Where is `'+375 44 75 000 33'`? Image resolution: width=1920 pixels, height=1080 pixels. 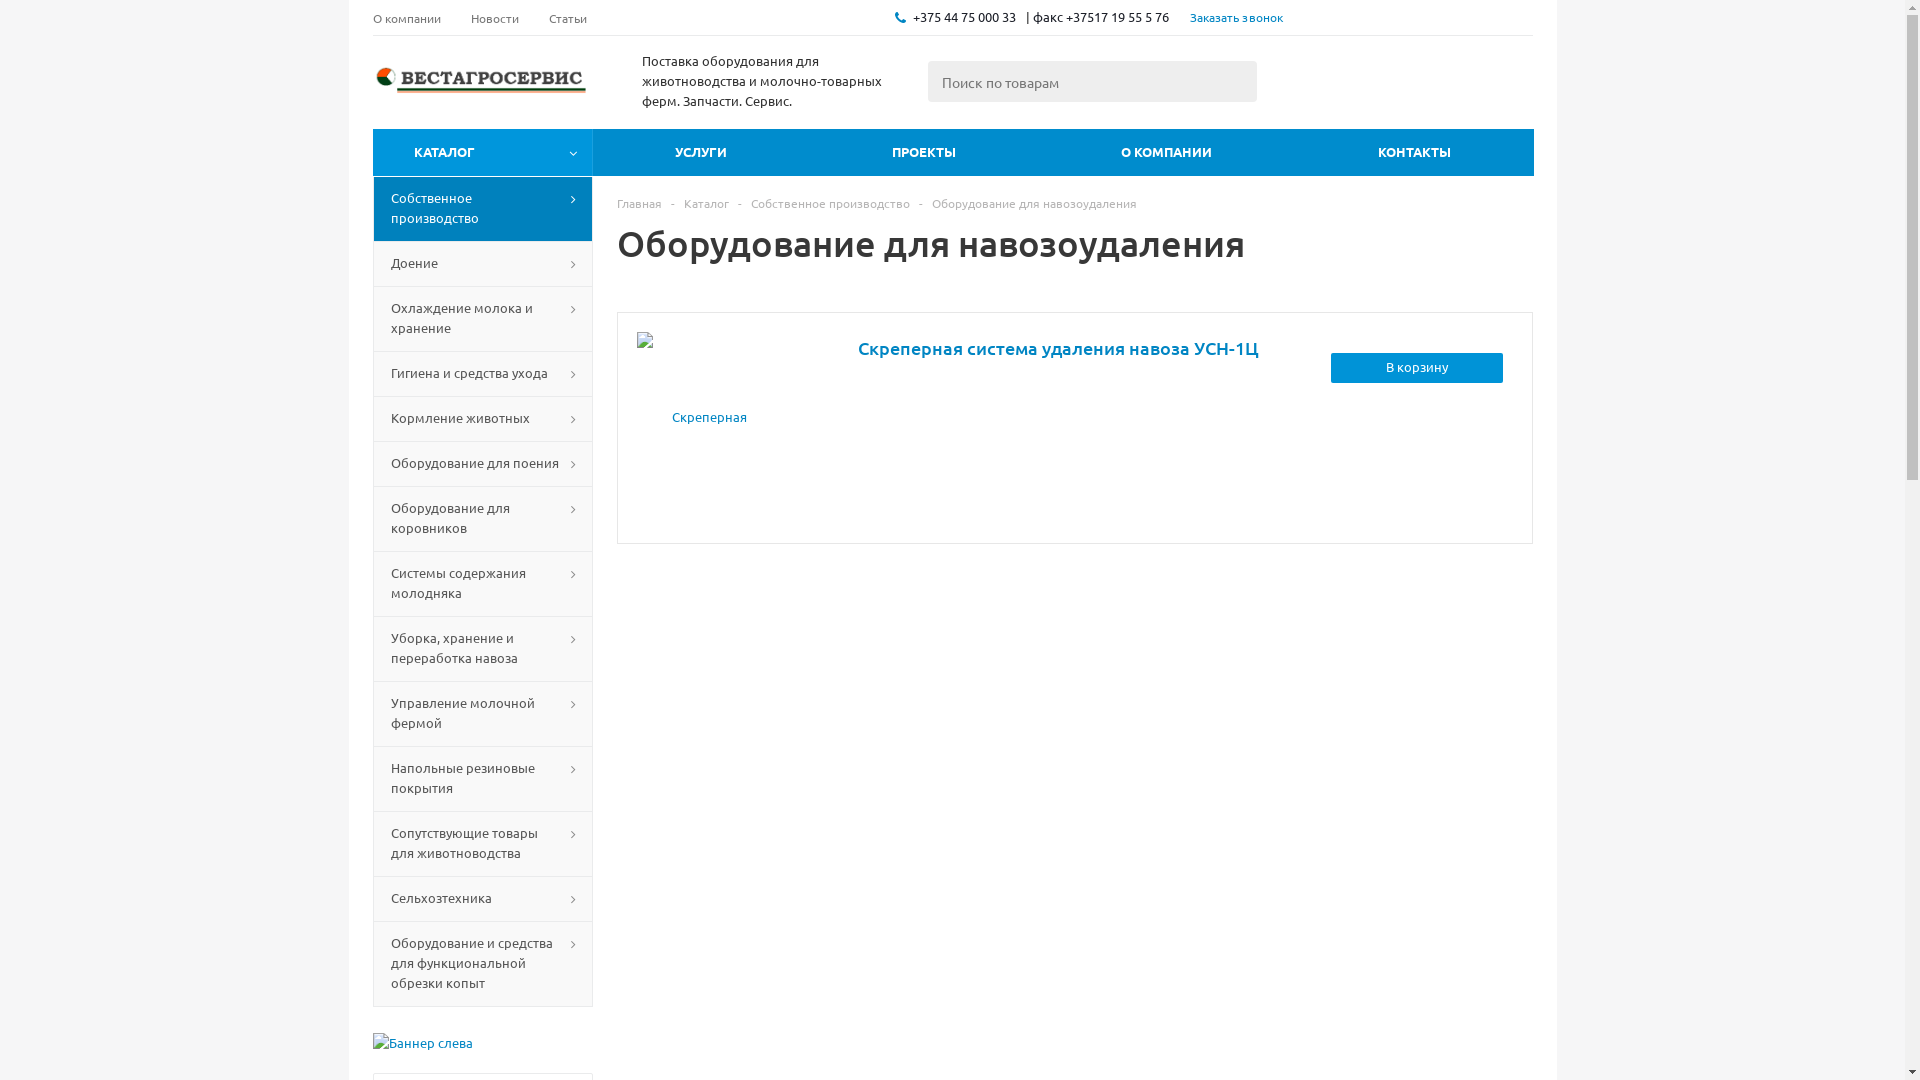
'+375 44 75 000 33' is located at coordinates (963, 16).